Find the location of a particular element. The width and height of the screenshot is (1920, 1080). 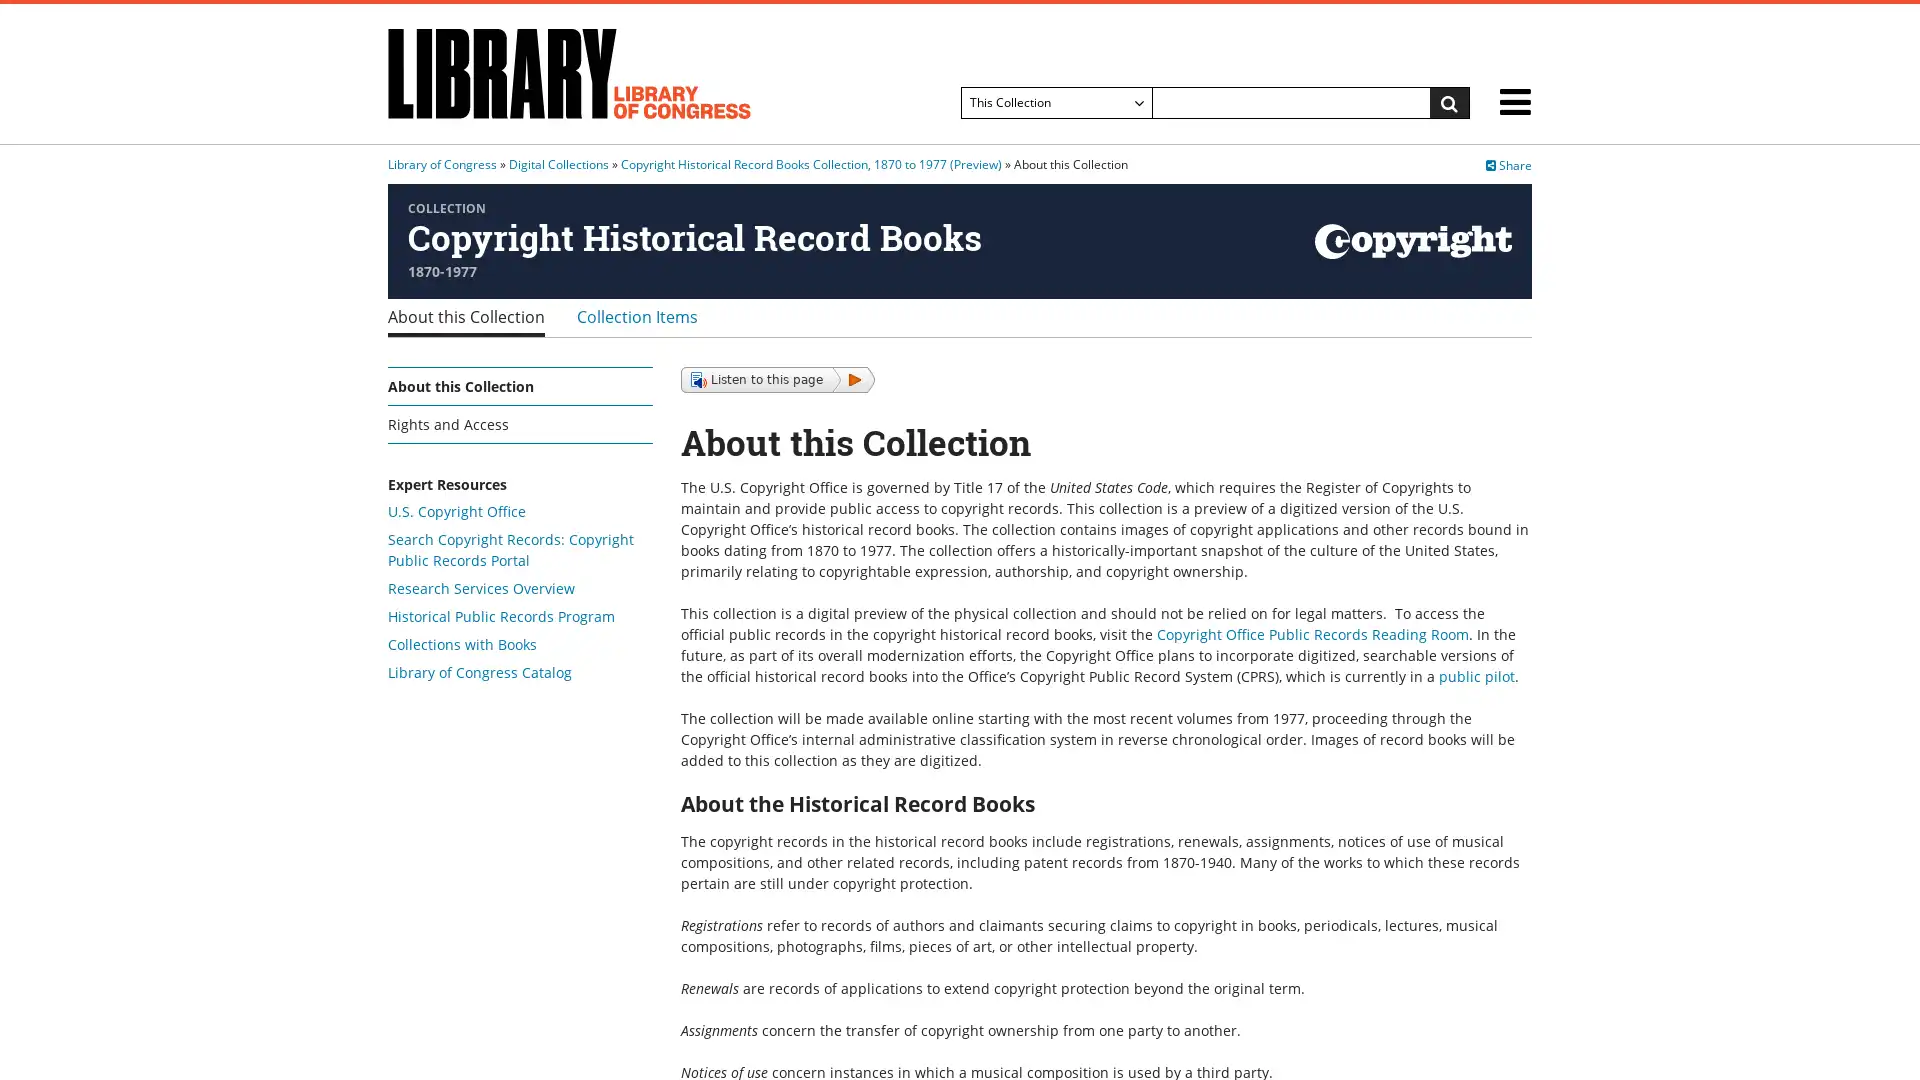

Share is located at coordinates (1508, 164).